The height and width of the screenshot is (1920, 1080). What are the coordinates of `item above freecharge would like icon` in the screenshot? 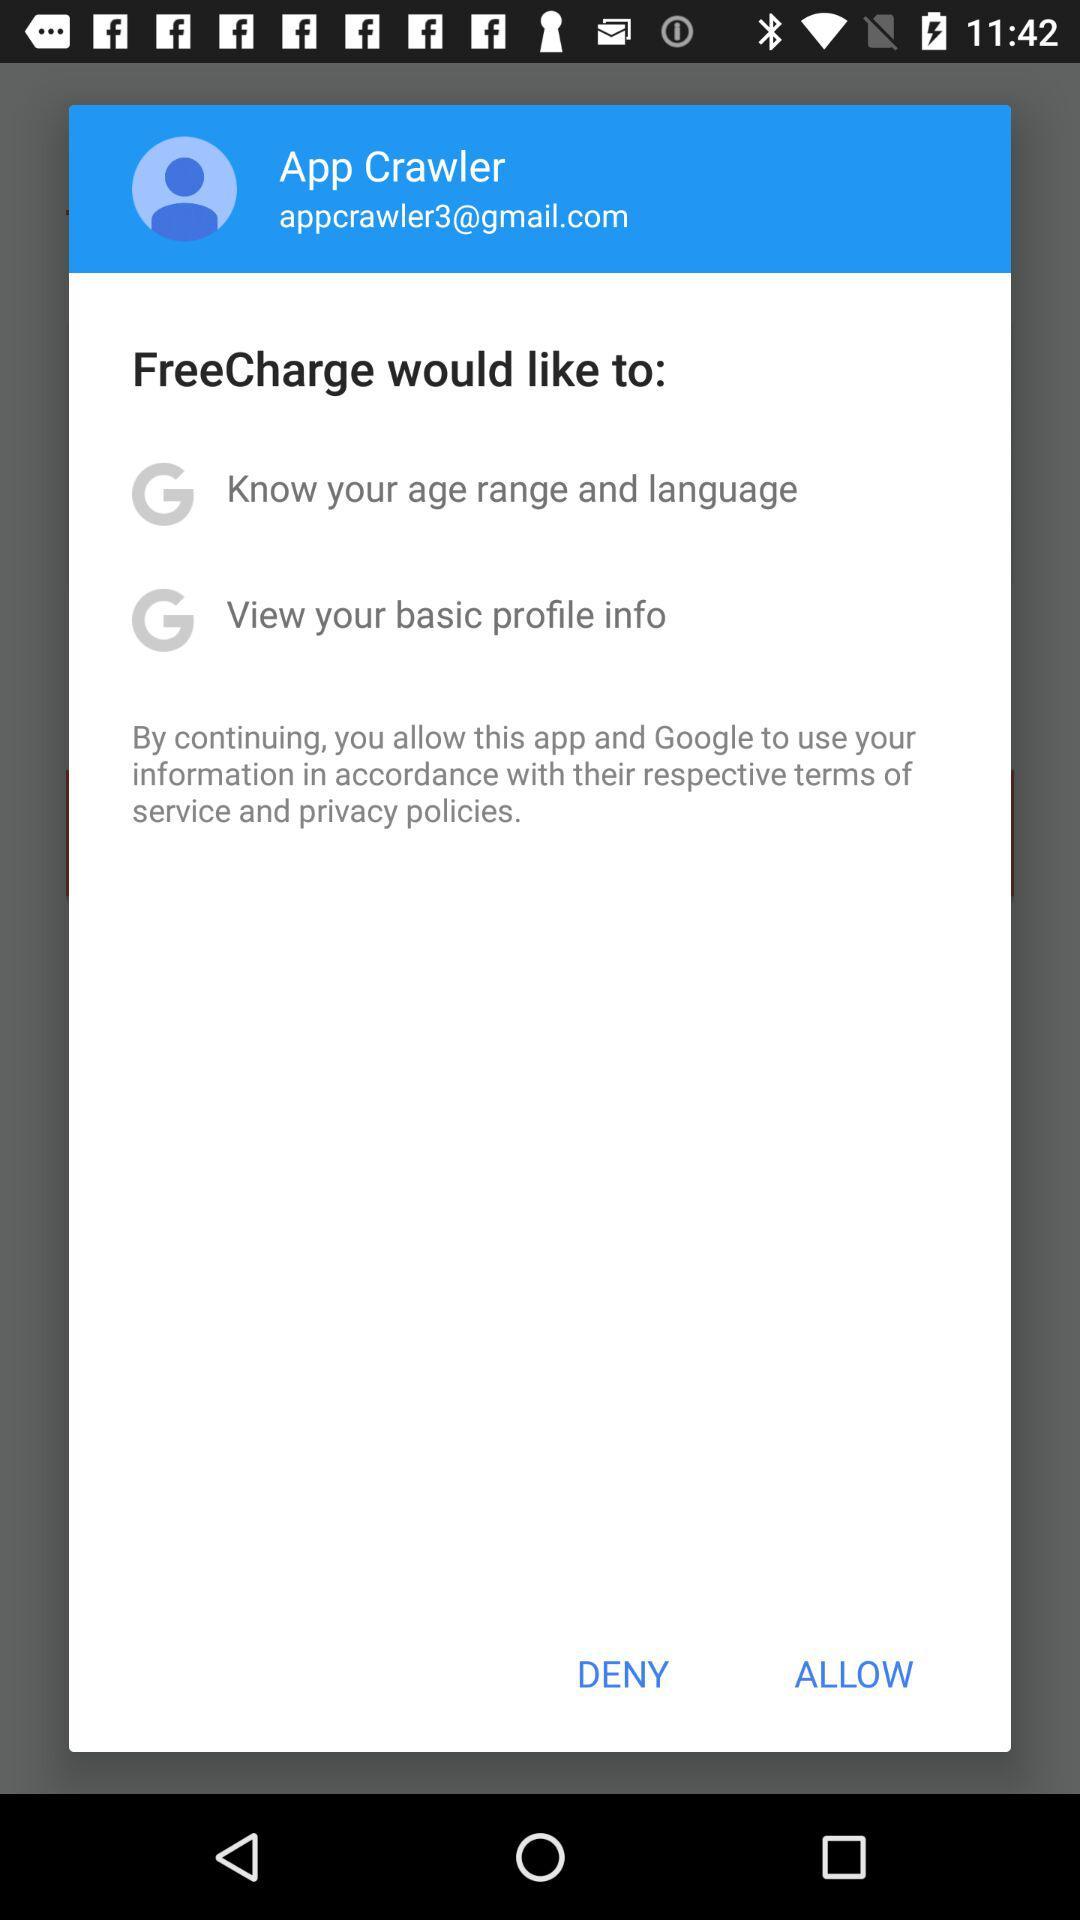 It's located at (184, 188).